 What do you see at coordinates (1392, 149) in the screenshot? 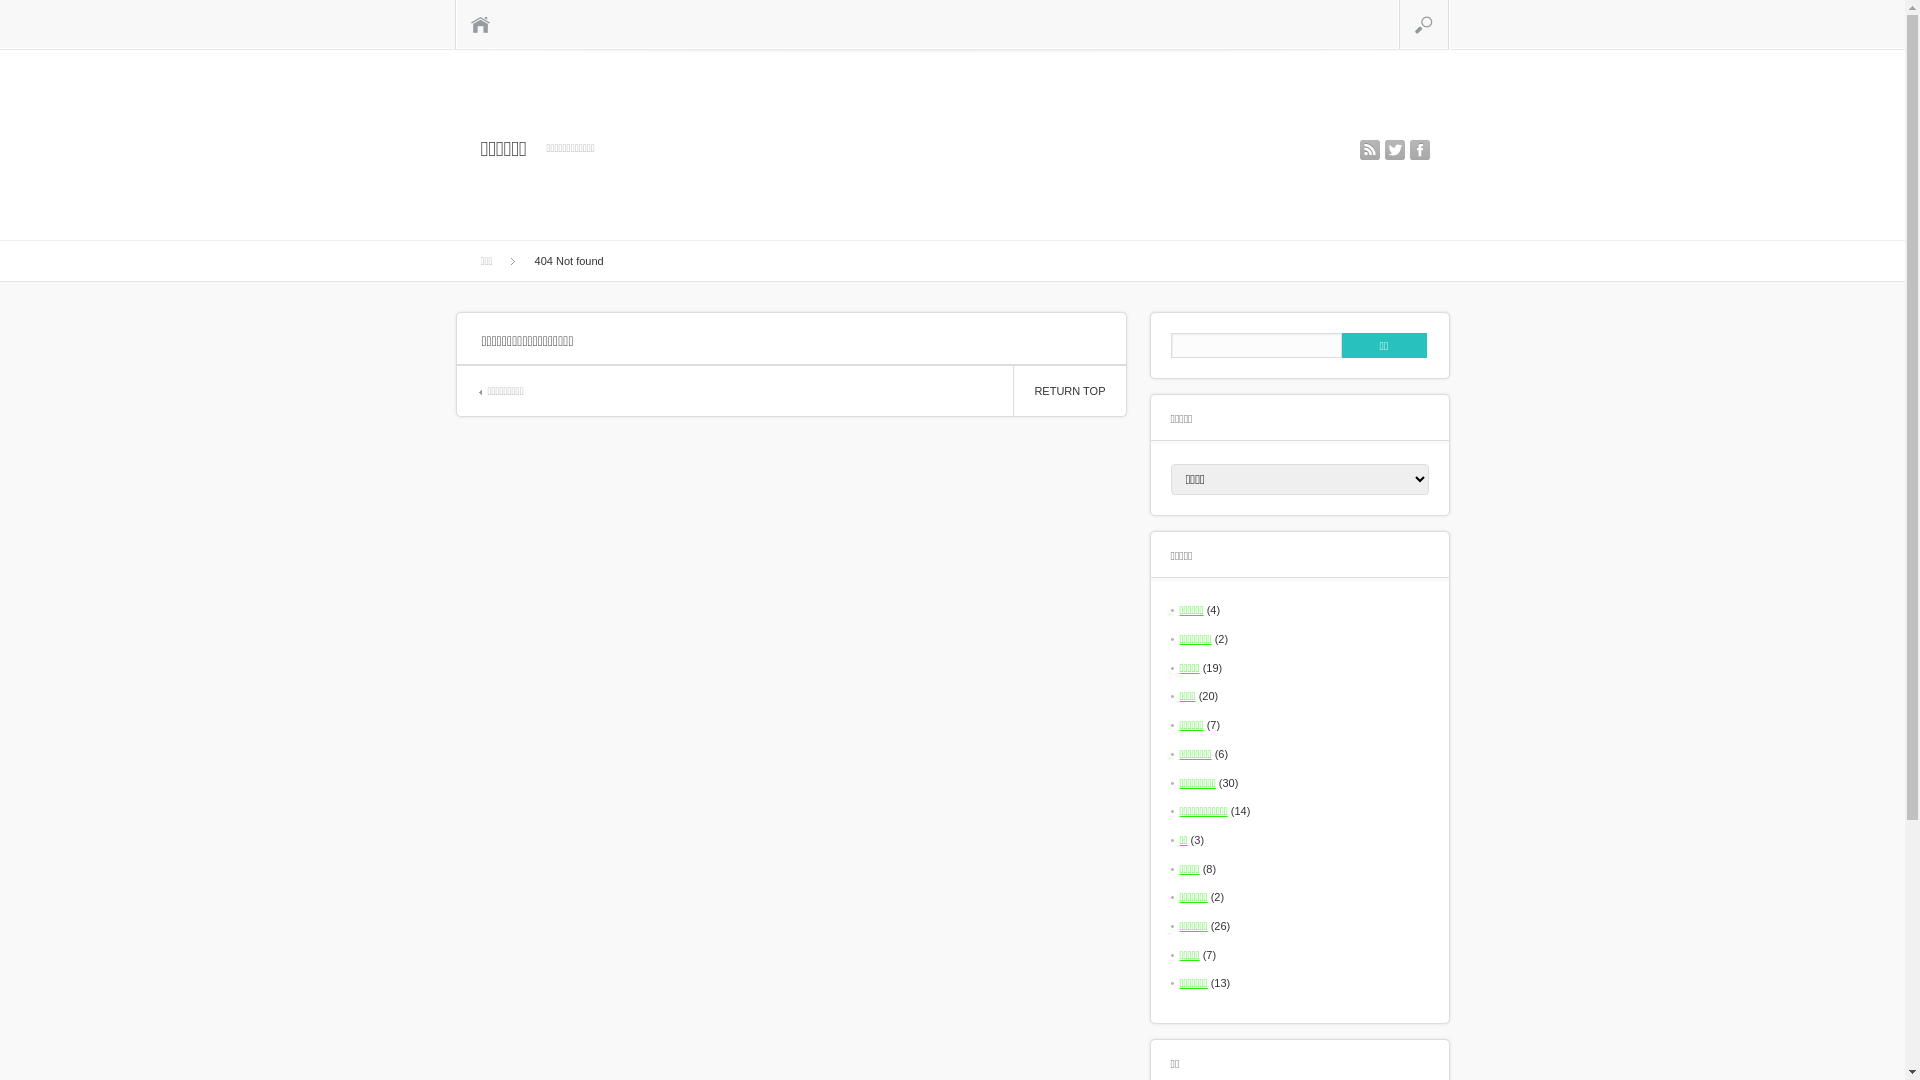
I see `'twitter'` at bounding box center [1392, 149].